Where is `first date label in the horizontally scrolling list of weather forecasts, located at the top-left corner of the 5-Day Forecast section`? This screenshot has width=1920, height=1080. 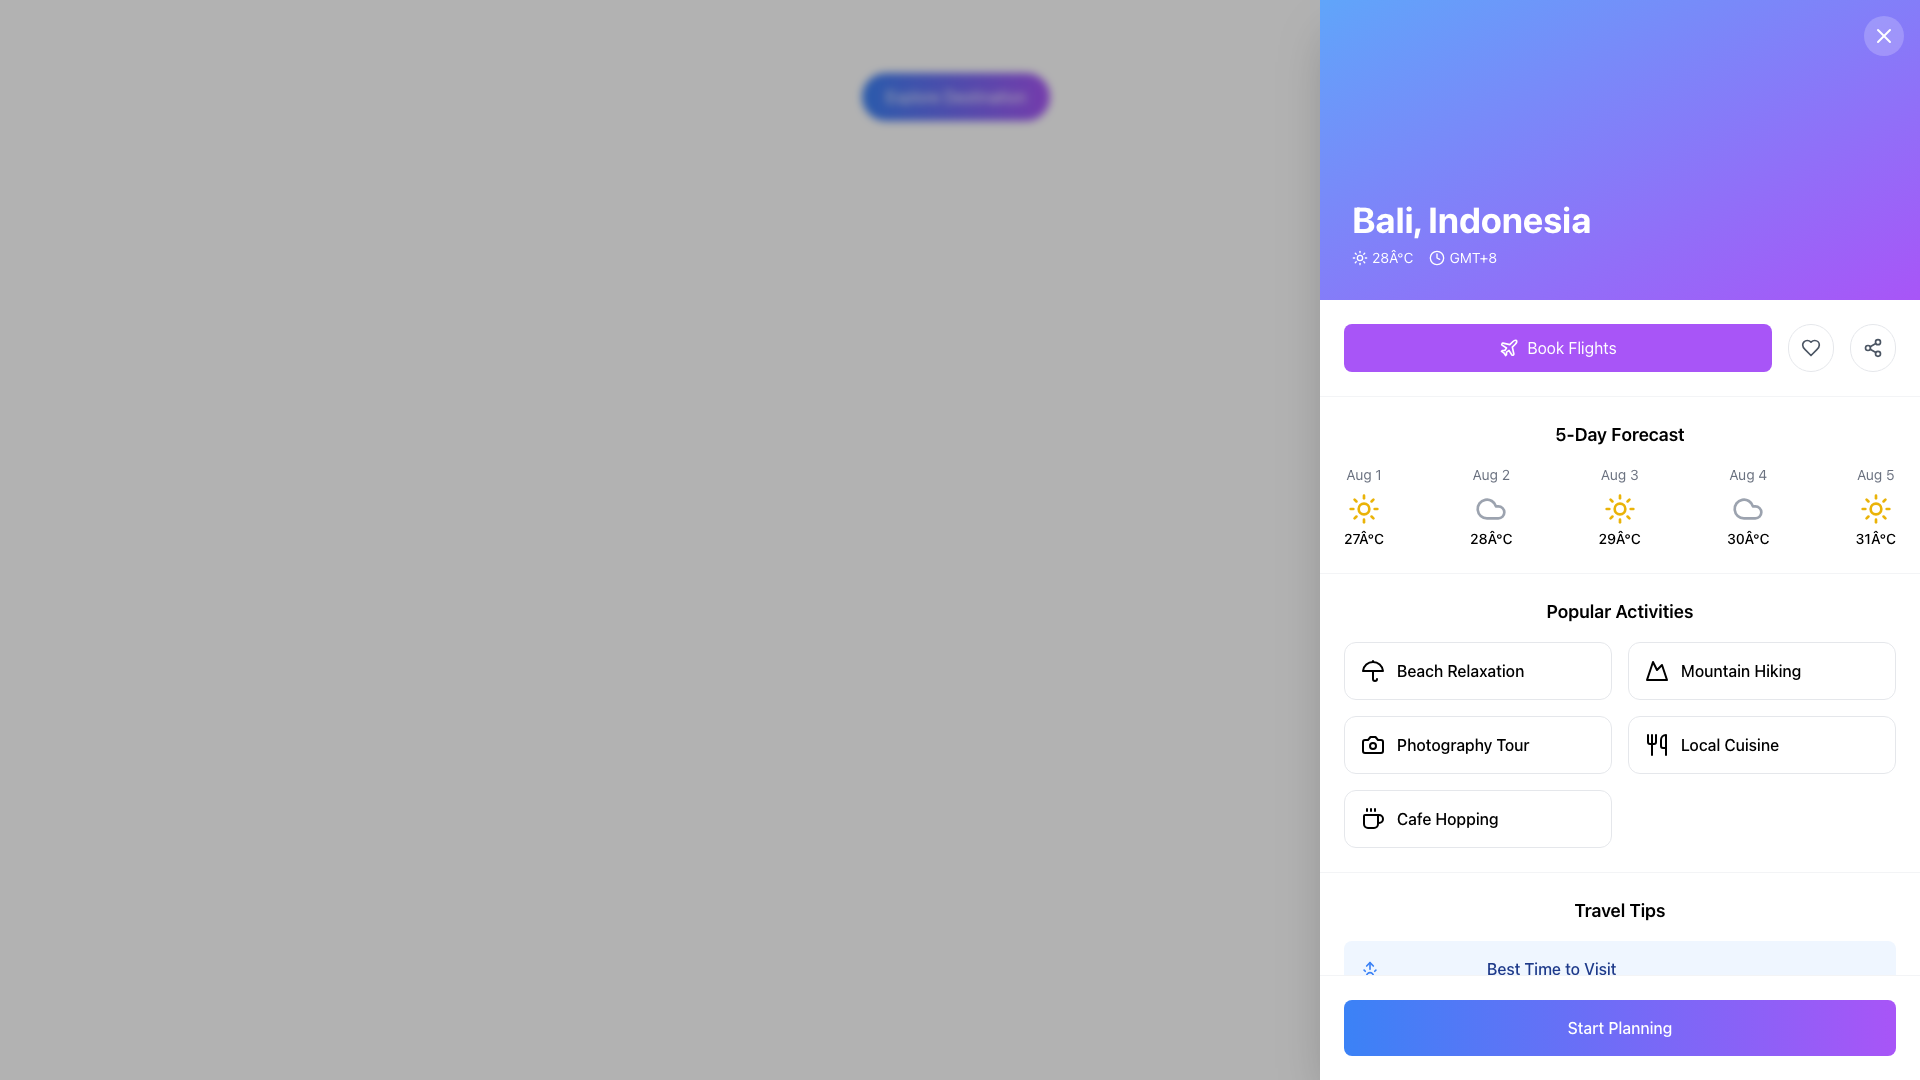
first date label in the horizontally scrolling list of weather forecasts, located at the top-left corner of the 5-Day Forecast section is located at coordinates (1362, 474).